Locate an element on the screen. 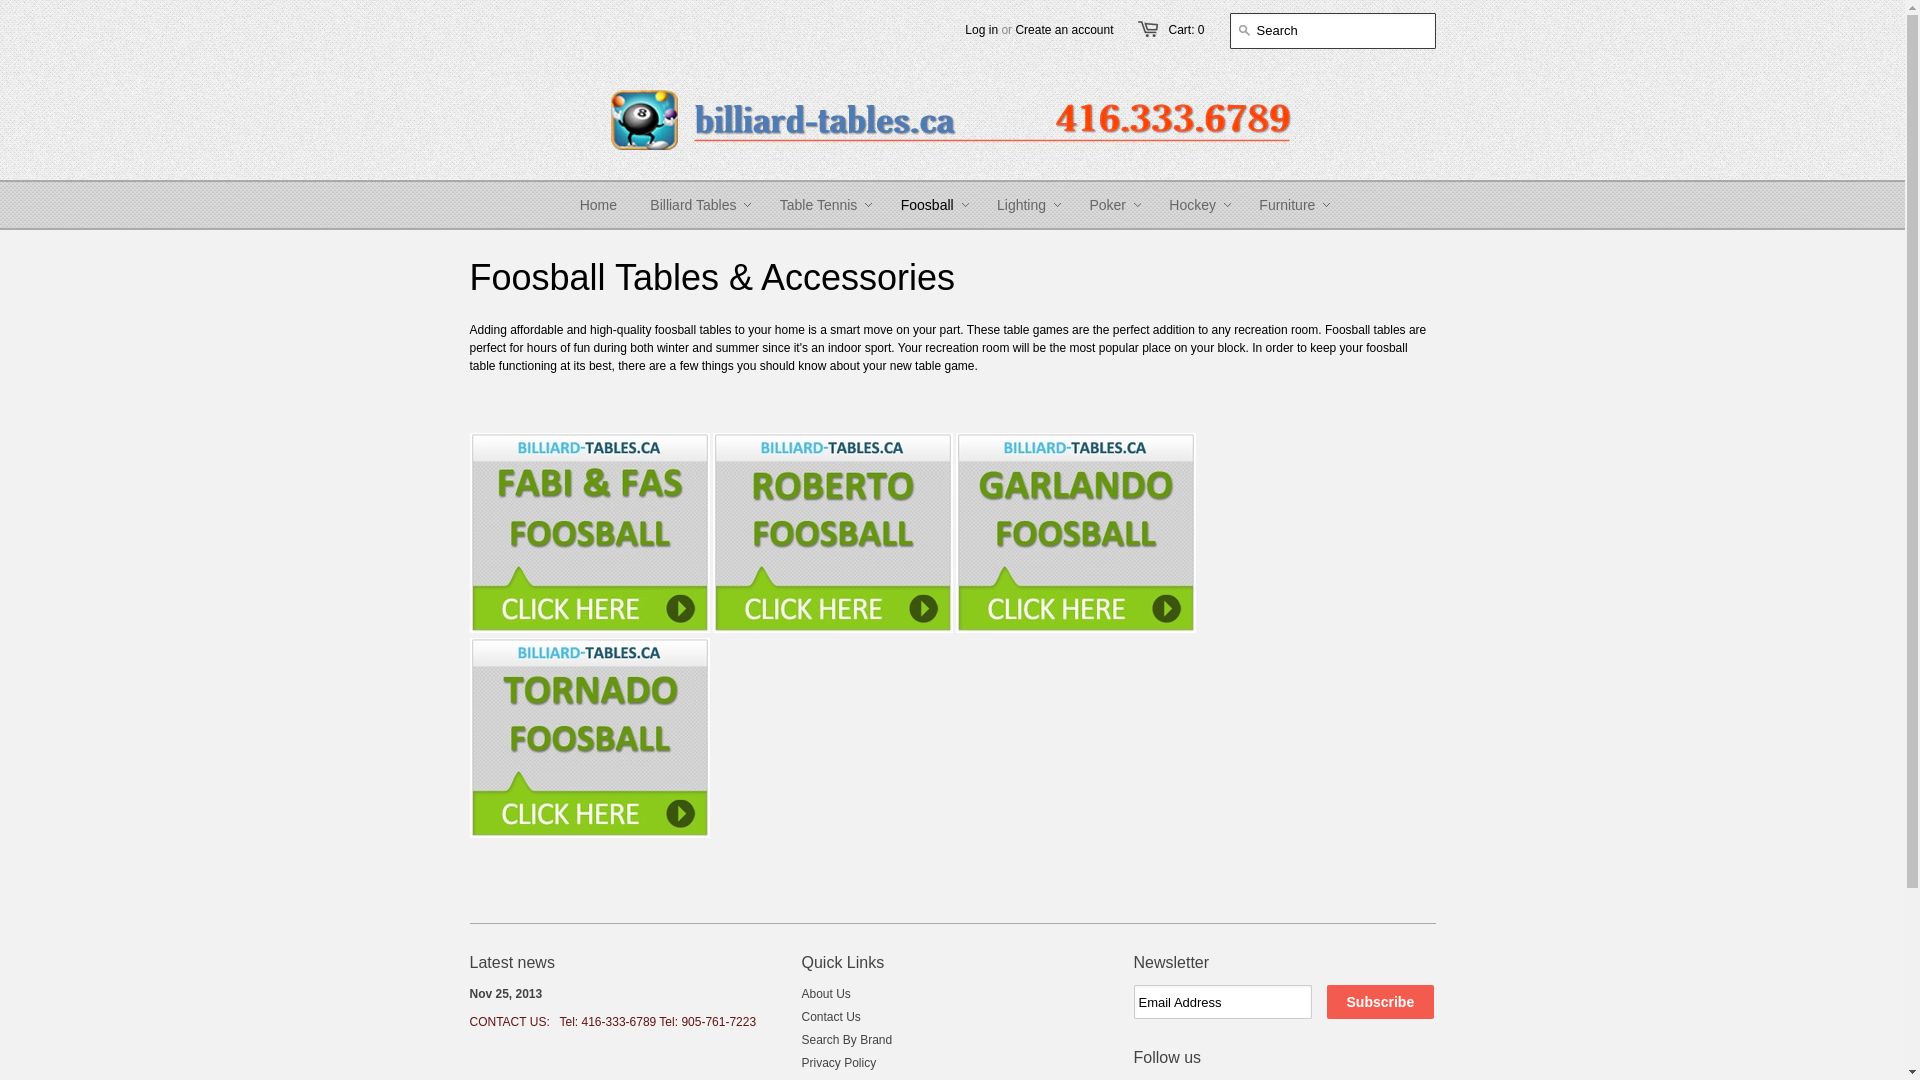 Image resolution: width=1920 pixels, height=1080 pixels. 'Contact Us' is located at coordinates (801, 1017).